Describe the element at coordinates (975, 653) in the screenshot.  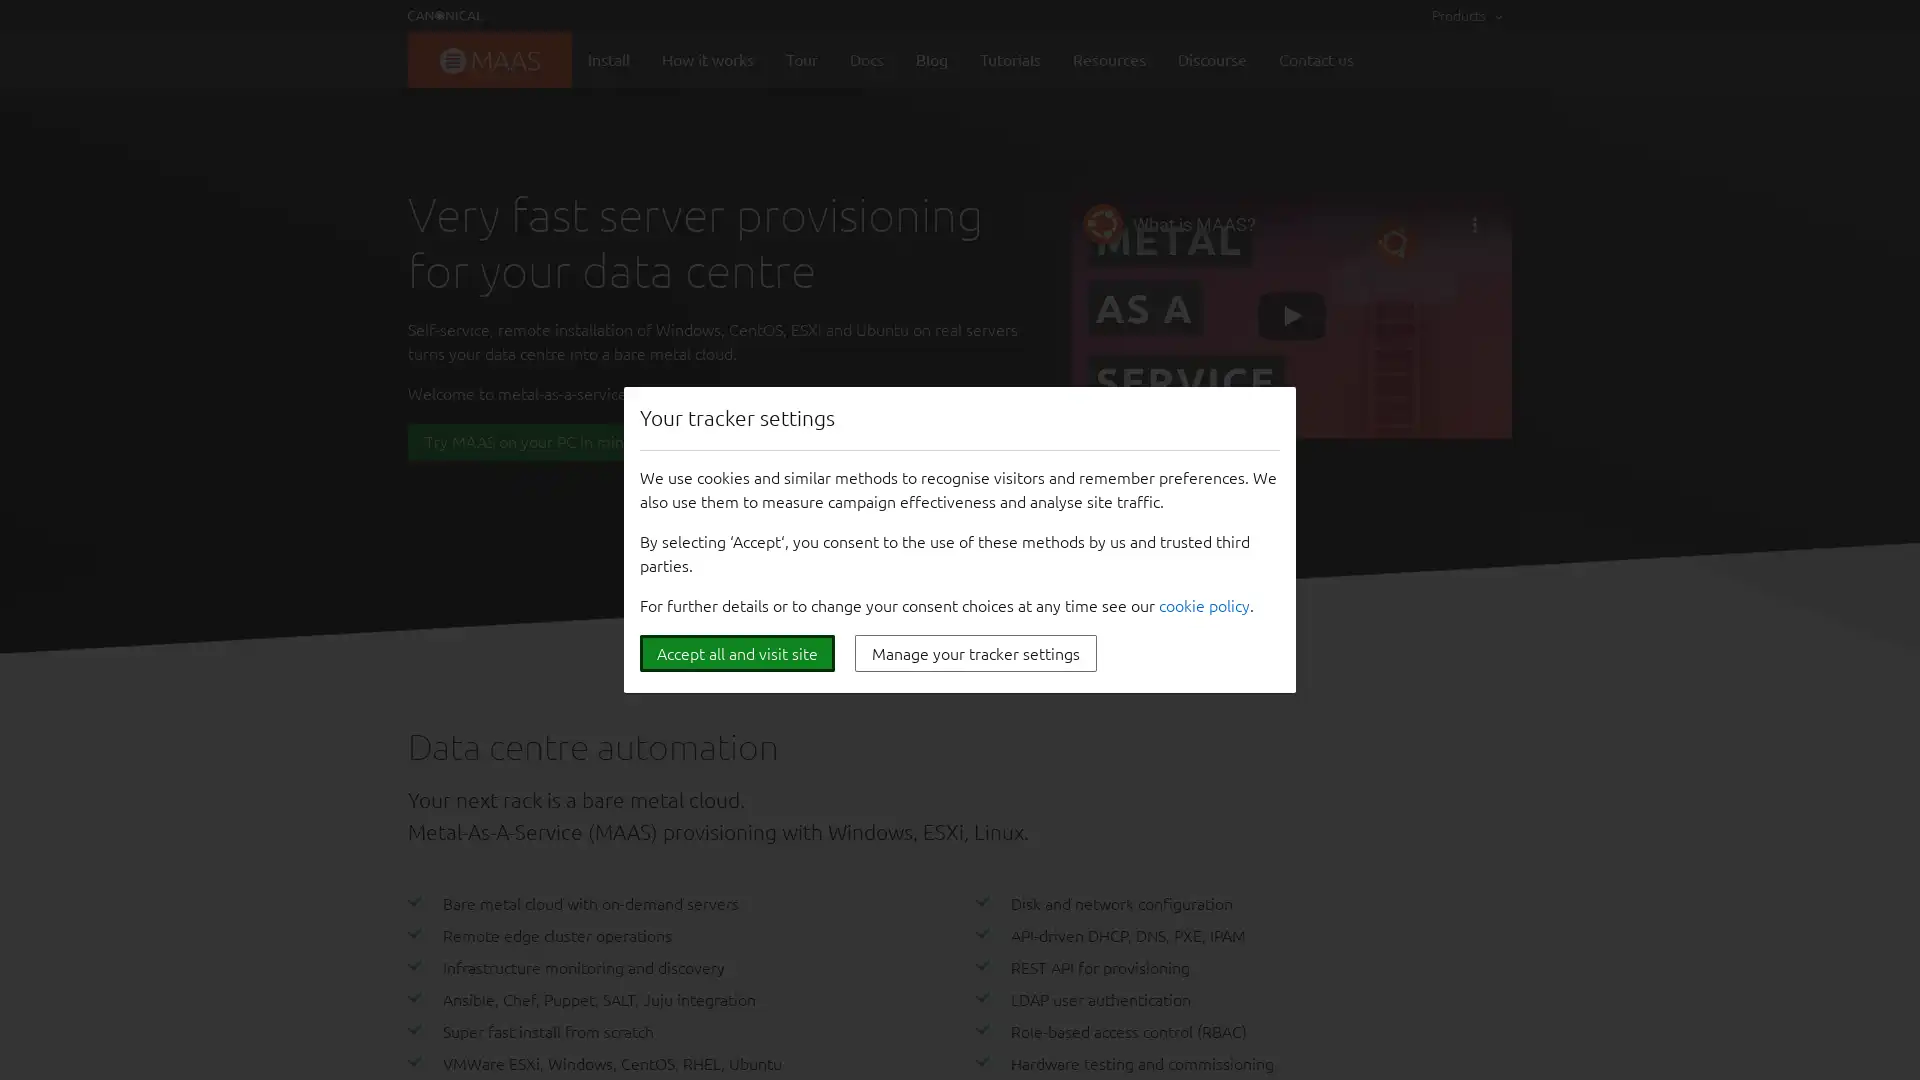
I see `Manage your tracker settings` at that location.